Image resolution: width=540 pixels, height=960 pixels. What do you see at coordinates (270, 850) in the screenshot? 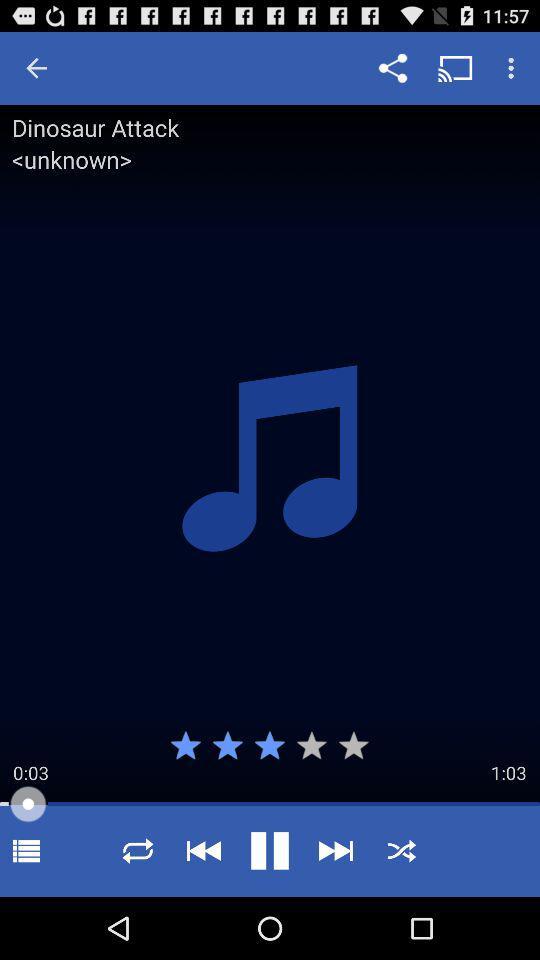
I see `play button` at bounding box center [270, 850].